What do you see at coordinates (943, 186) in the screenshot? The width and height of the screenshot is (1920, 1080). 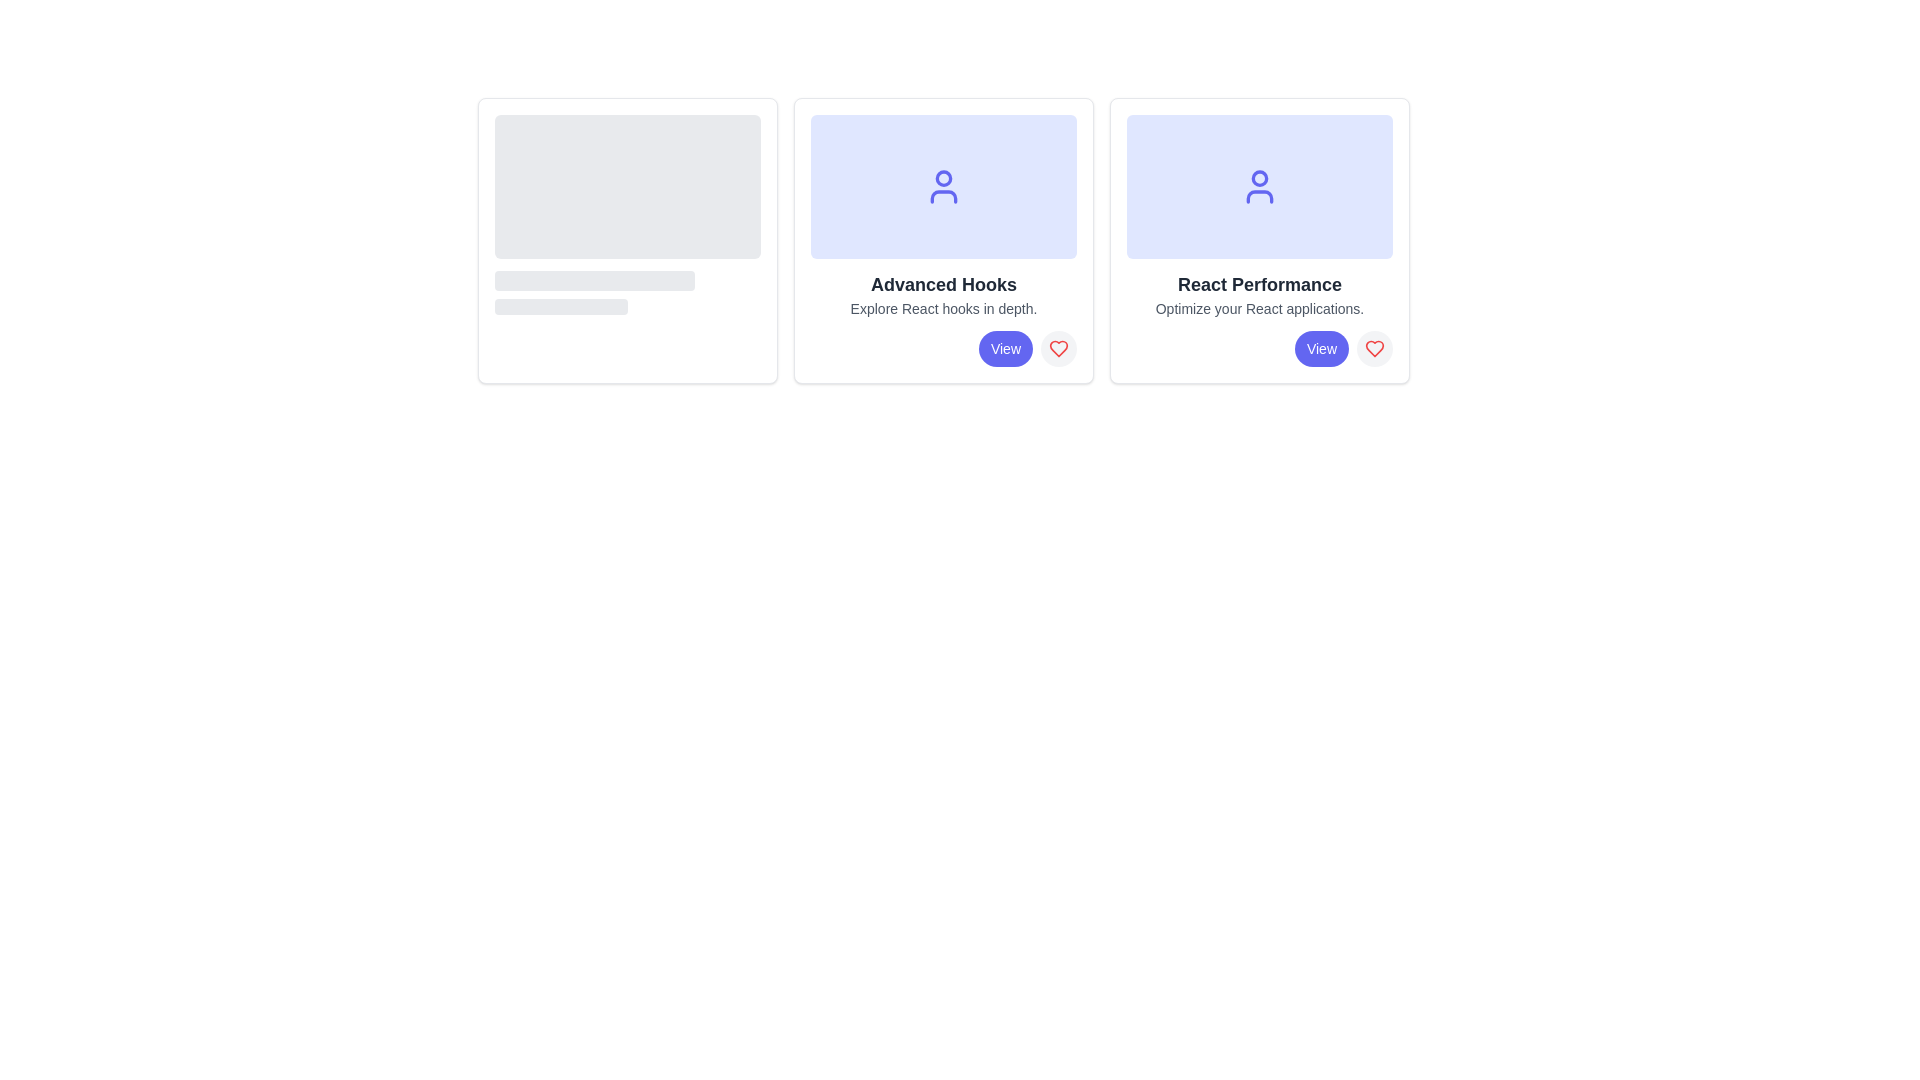 I see `the user-related feature icon located in the upper central portion of the second card from the left, above the text labeled 'Advanced Hooks'` at bounding box center [943, 186].